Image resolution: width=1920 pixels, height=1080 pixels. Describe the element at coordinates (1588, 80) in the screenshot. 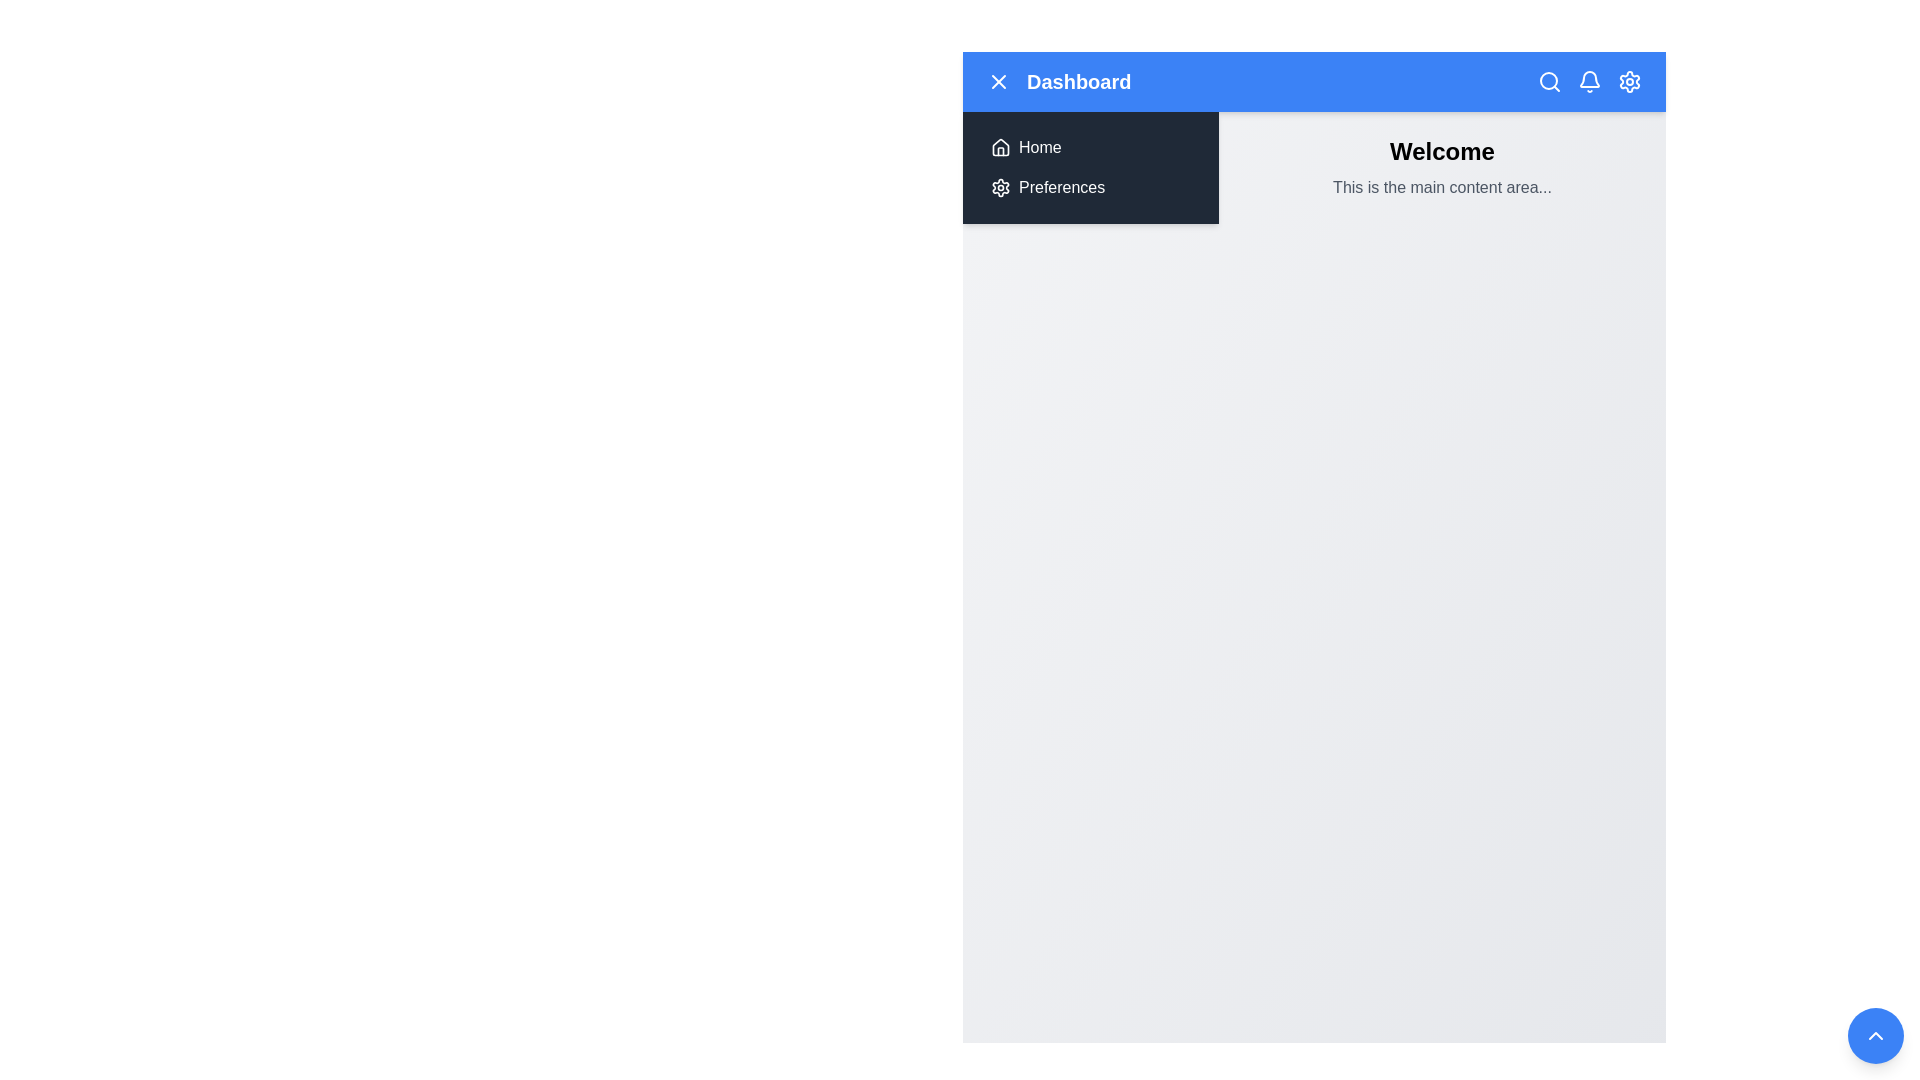

I see `the bell icon, which is the third button on the blue toolbar at the top of the page` at that location.